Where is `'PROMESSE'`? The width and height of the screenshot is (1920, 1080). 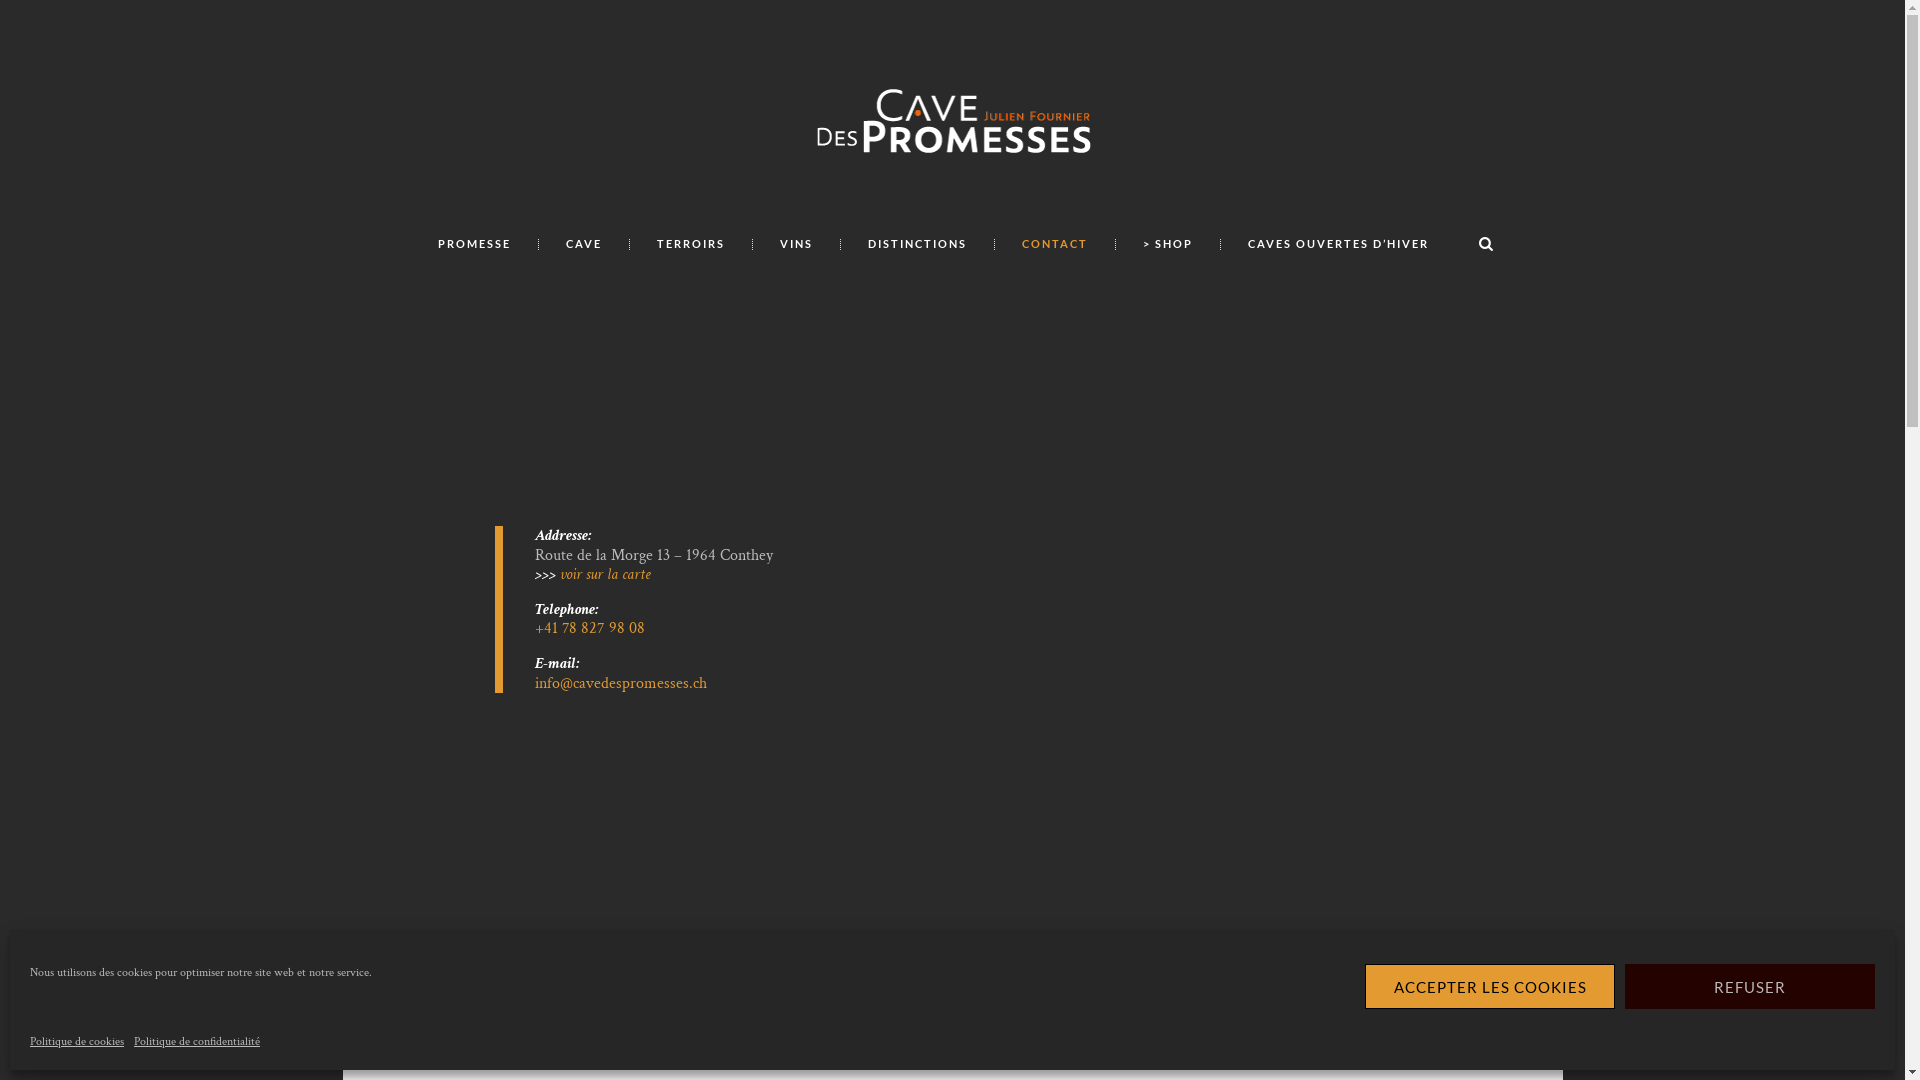
'PROMESSE' is located at coordinates (473, 243).